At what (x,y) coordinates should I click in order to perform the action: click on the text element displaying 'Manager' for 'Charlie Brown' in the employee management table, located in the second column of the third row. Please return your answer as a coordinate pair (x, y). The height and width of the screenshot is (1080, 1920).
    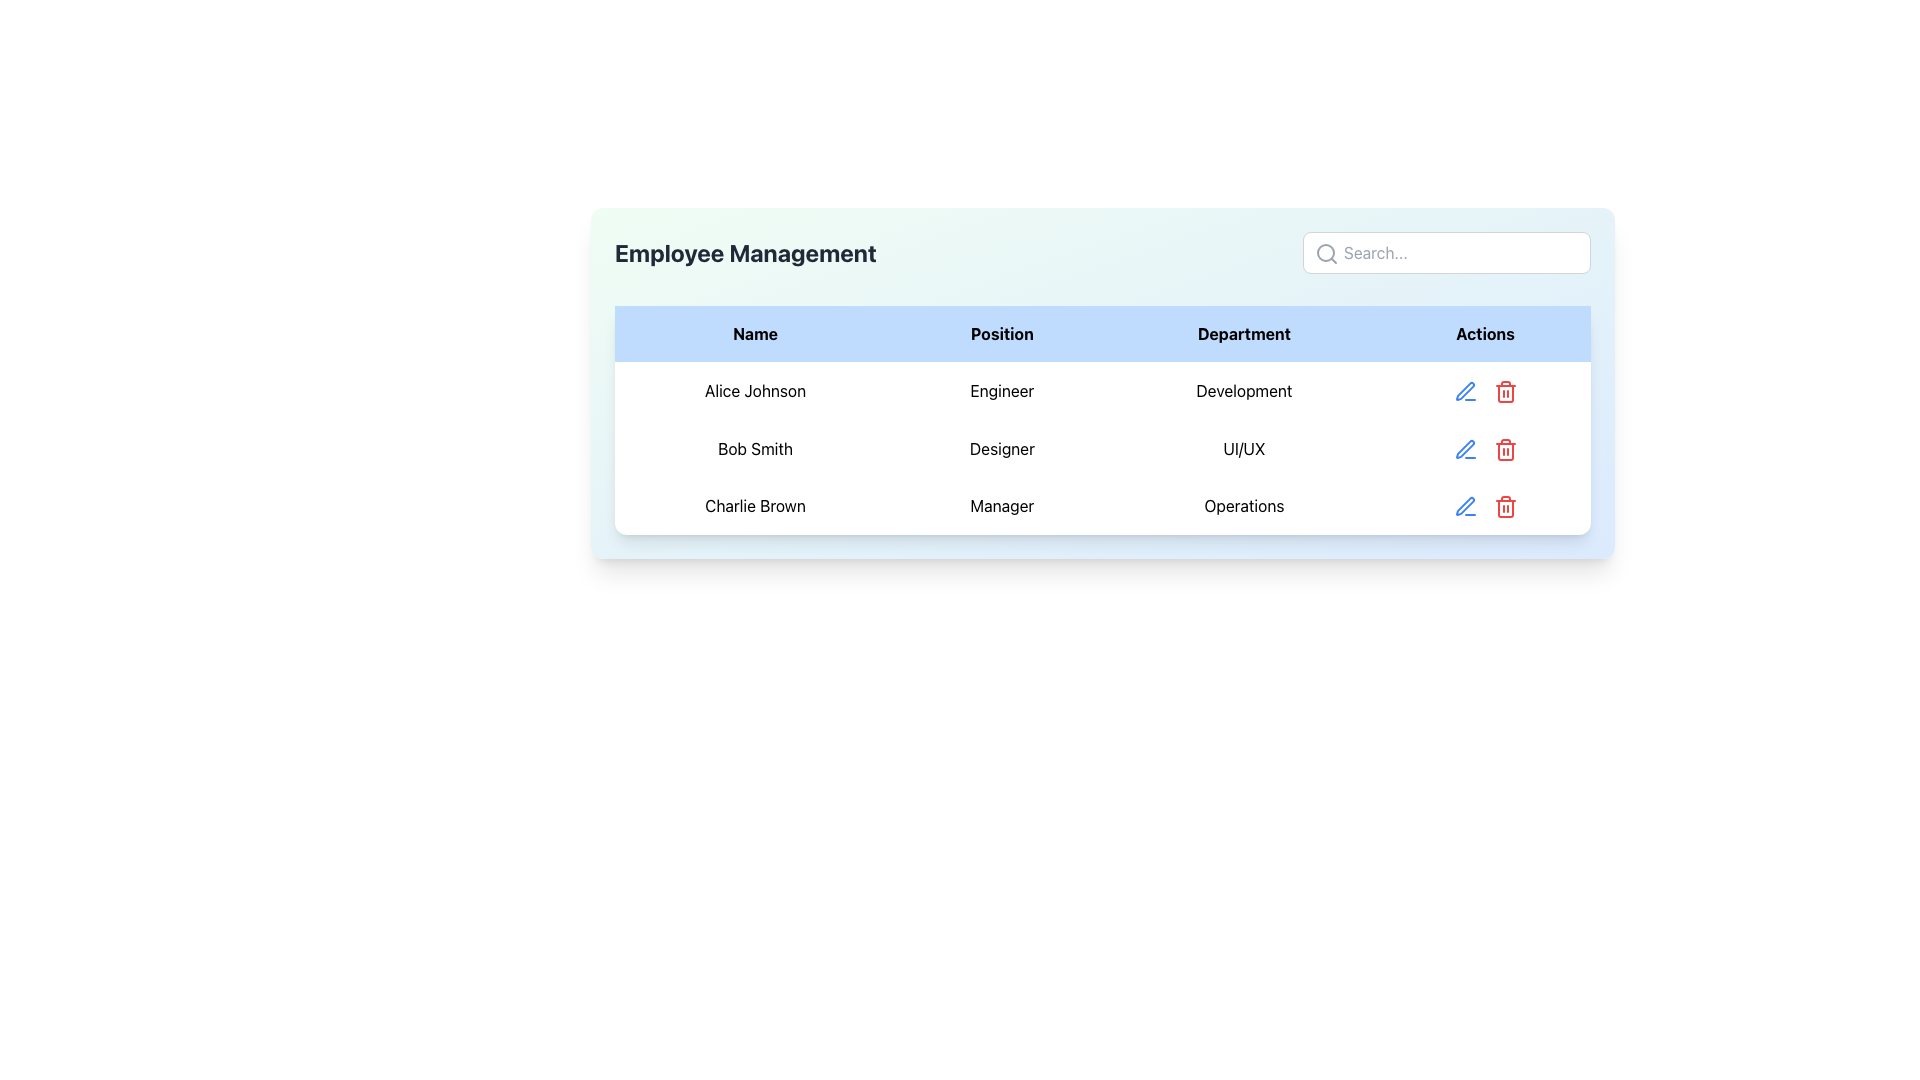
    Looking at the image, I should click on (1002, 505).